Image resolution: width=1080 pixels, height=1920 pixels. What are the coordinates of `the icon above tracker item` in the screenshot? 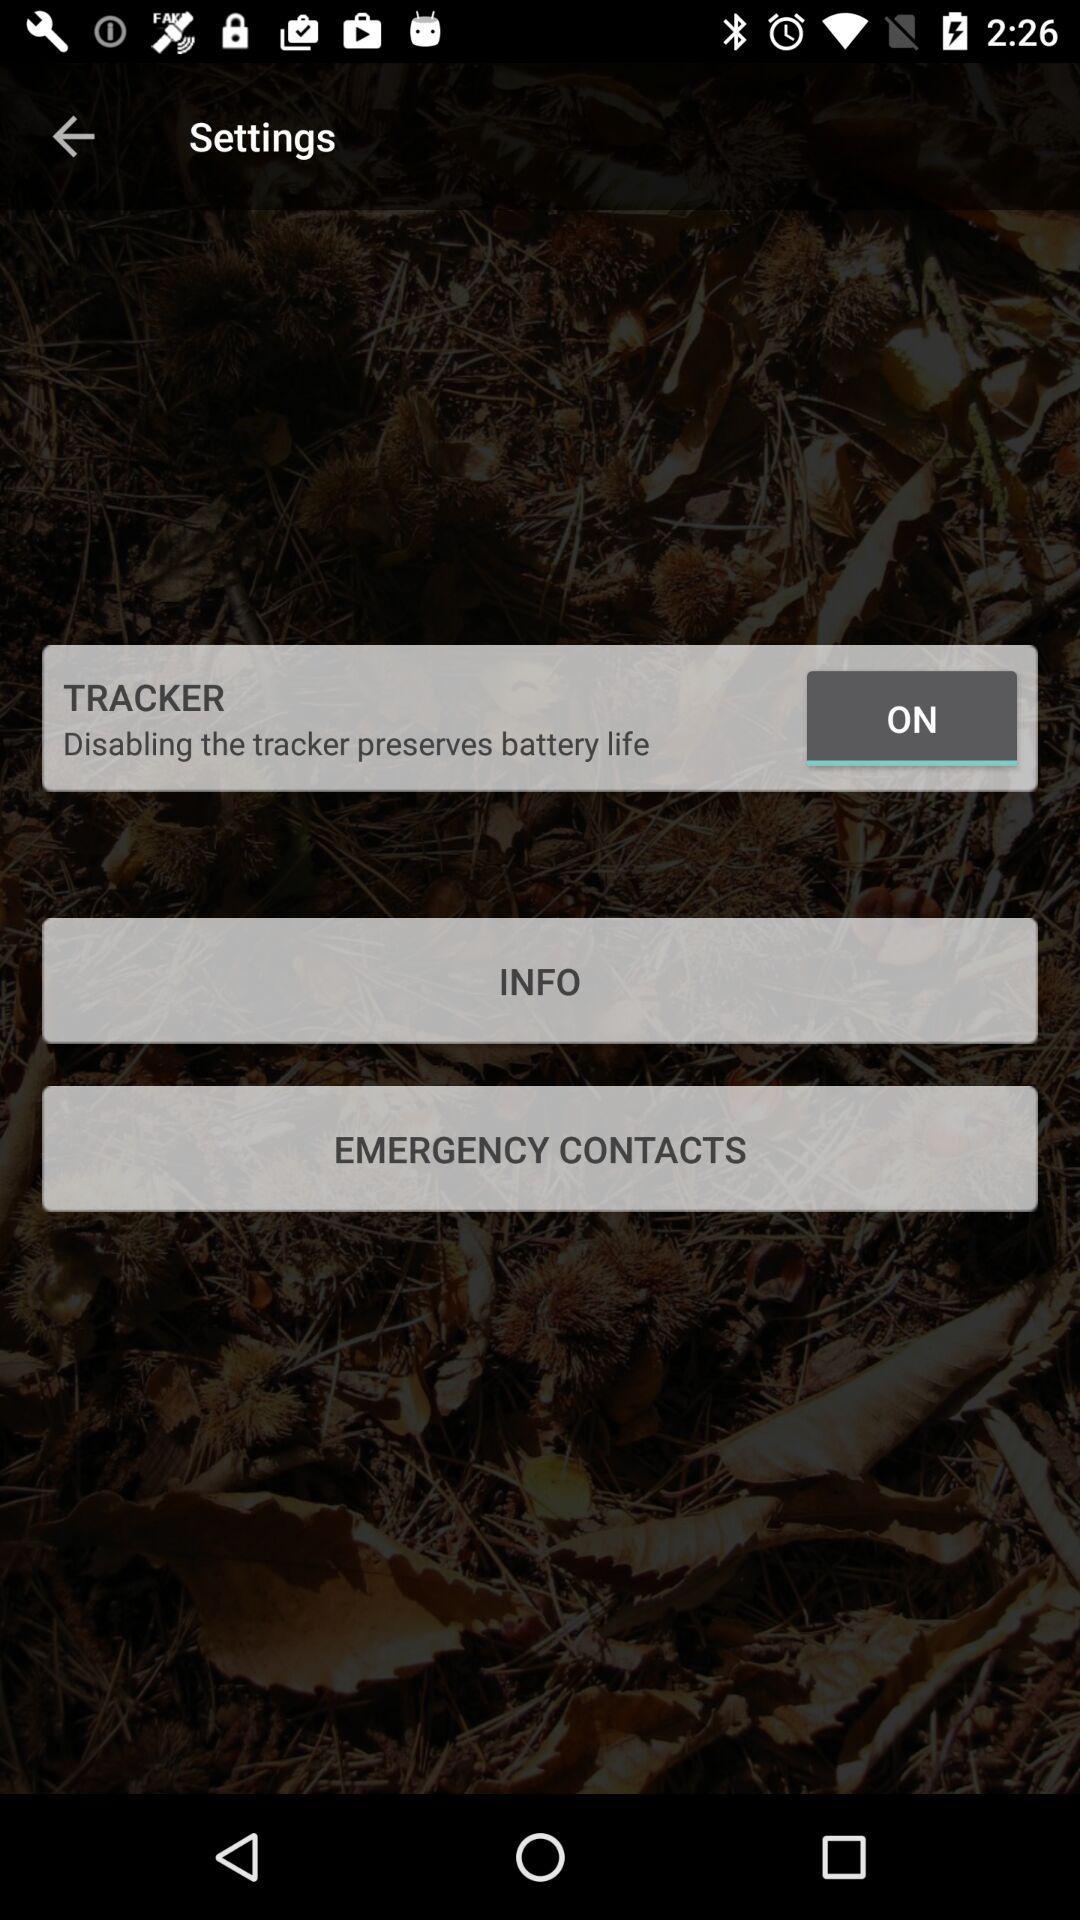 It's located at (72, 135).